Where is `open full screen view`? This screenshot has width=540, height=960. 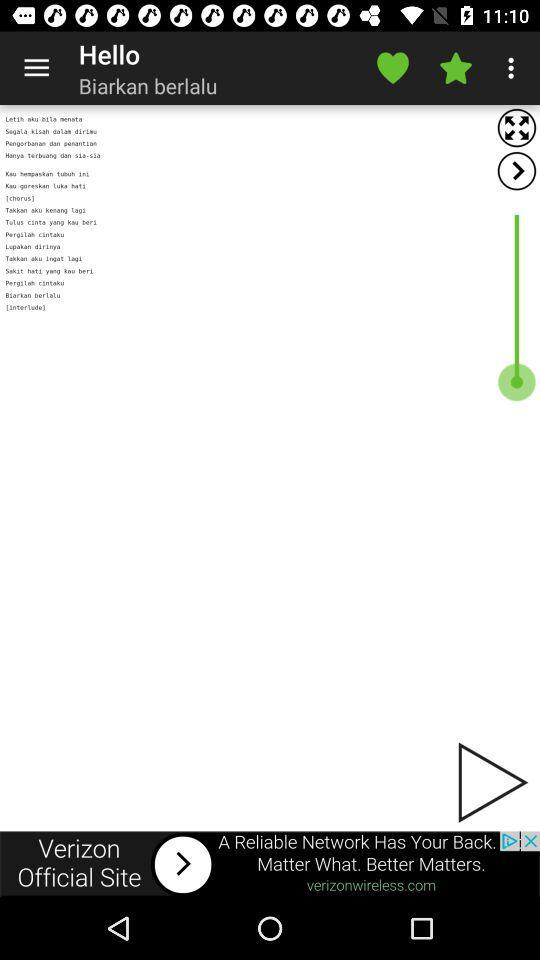 open full screen view is located at coordinates (516, 127).